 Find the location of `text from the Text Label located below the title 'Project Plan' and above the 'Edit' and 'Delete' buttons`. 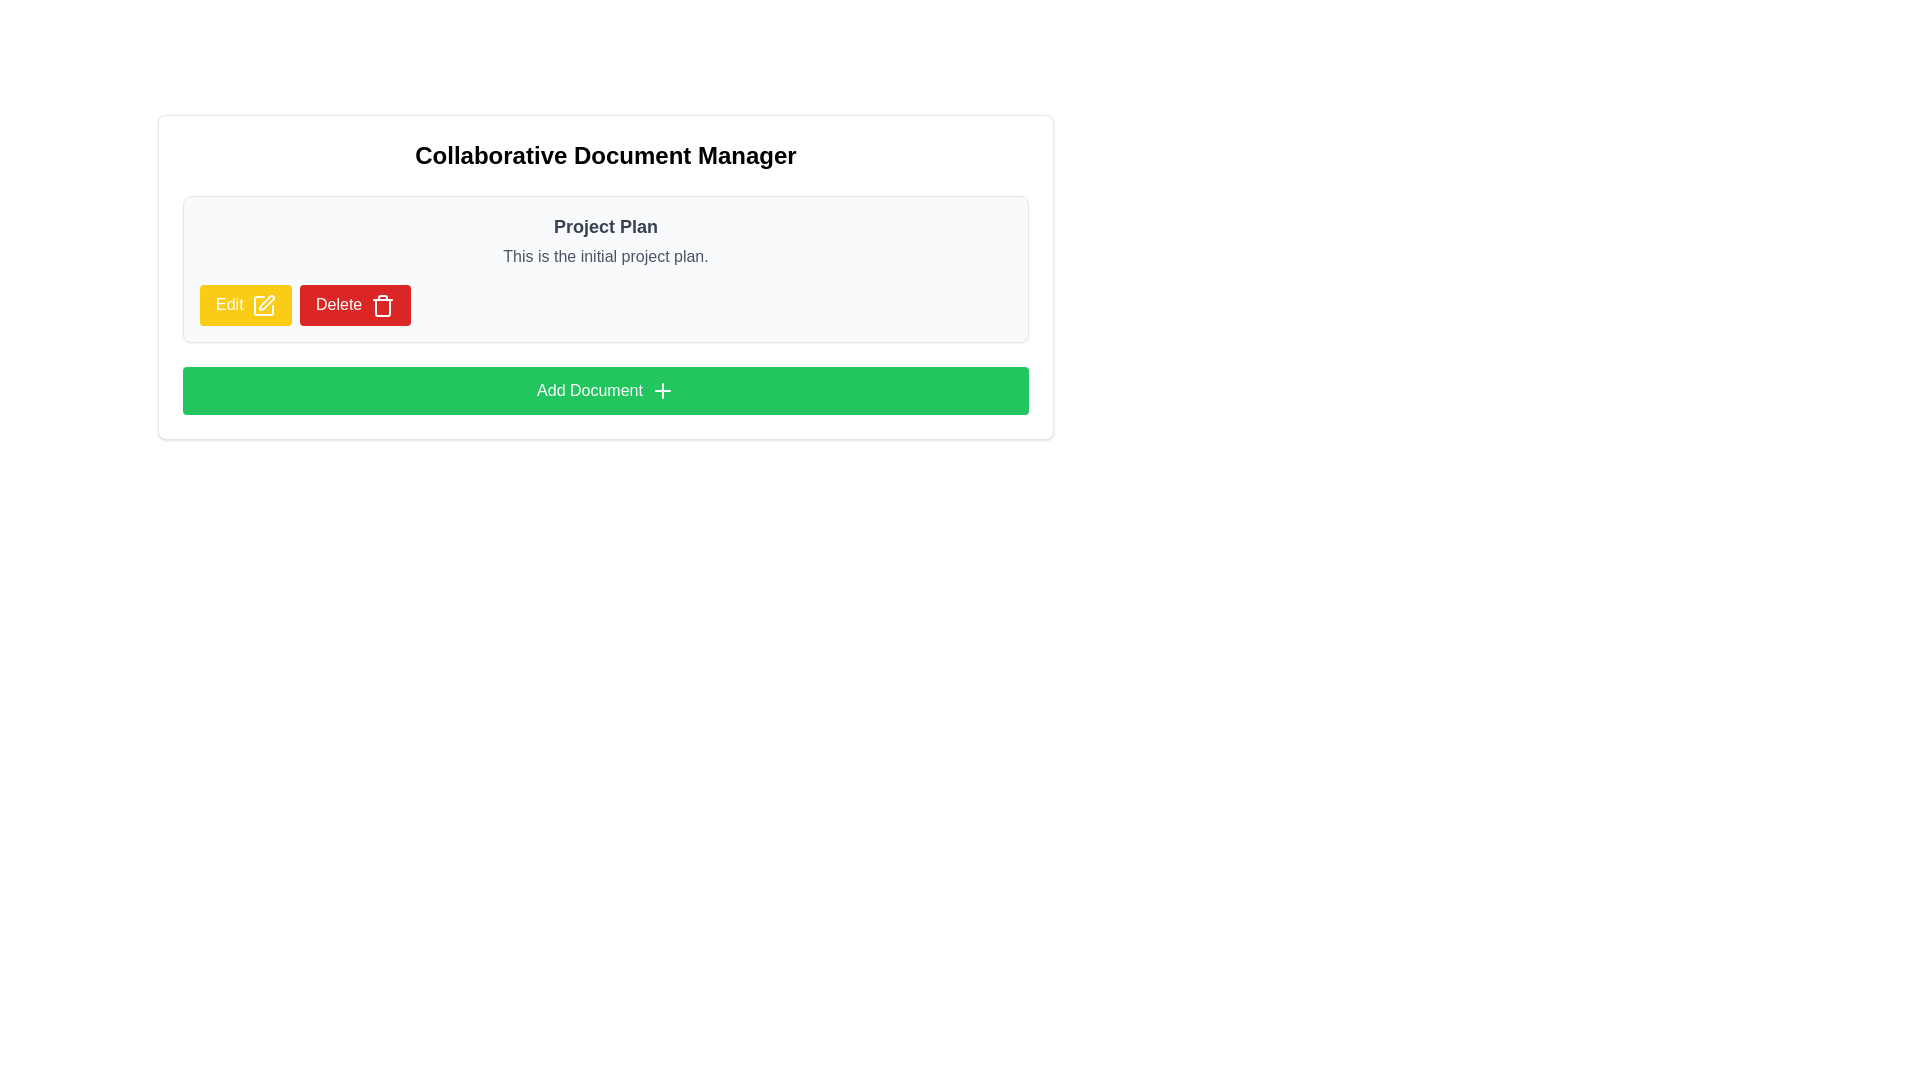

text from the Text Label located below the title 'Project Plan' and above the 'Edit' and 'Delete' buttons is located at coordinates (604, 256).